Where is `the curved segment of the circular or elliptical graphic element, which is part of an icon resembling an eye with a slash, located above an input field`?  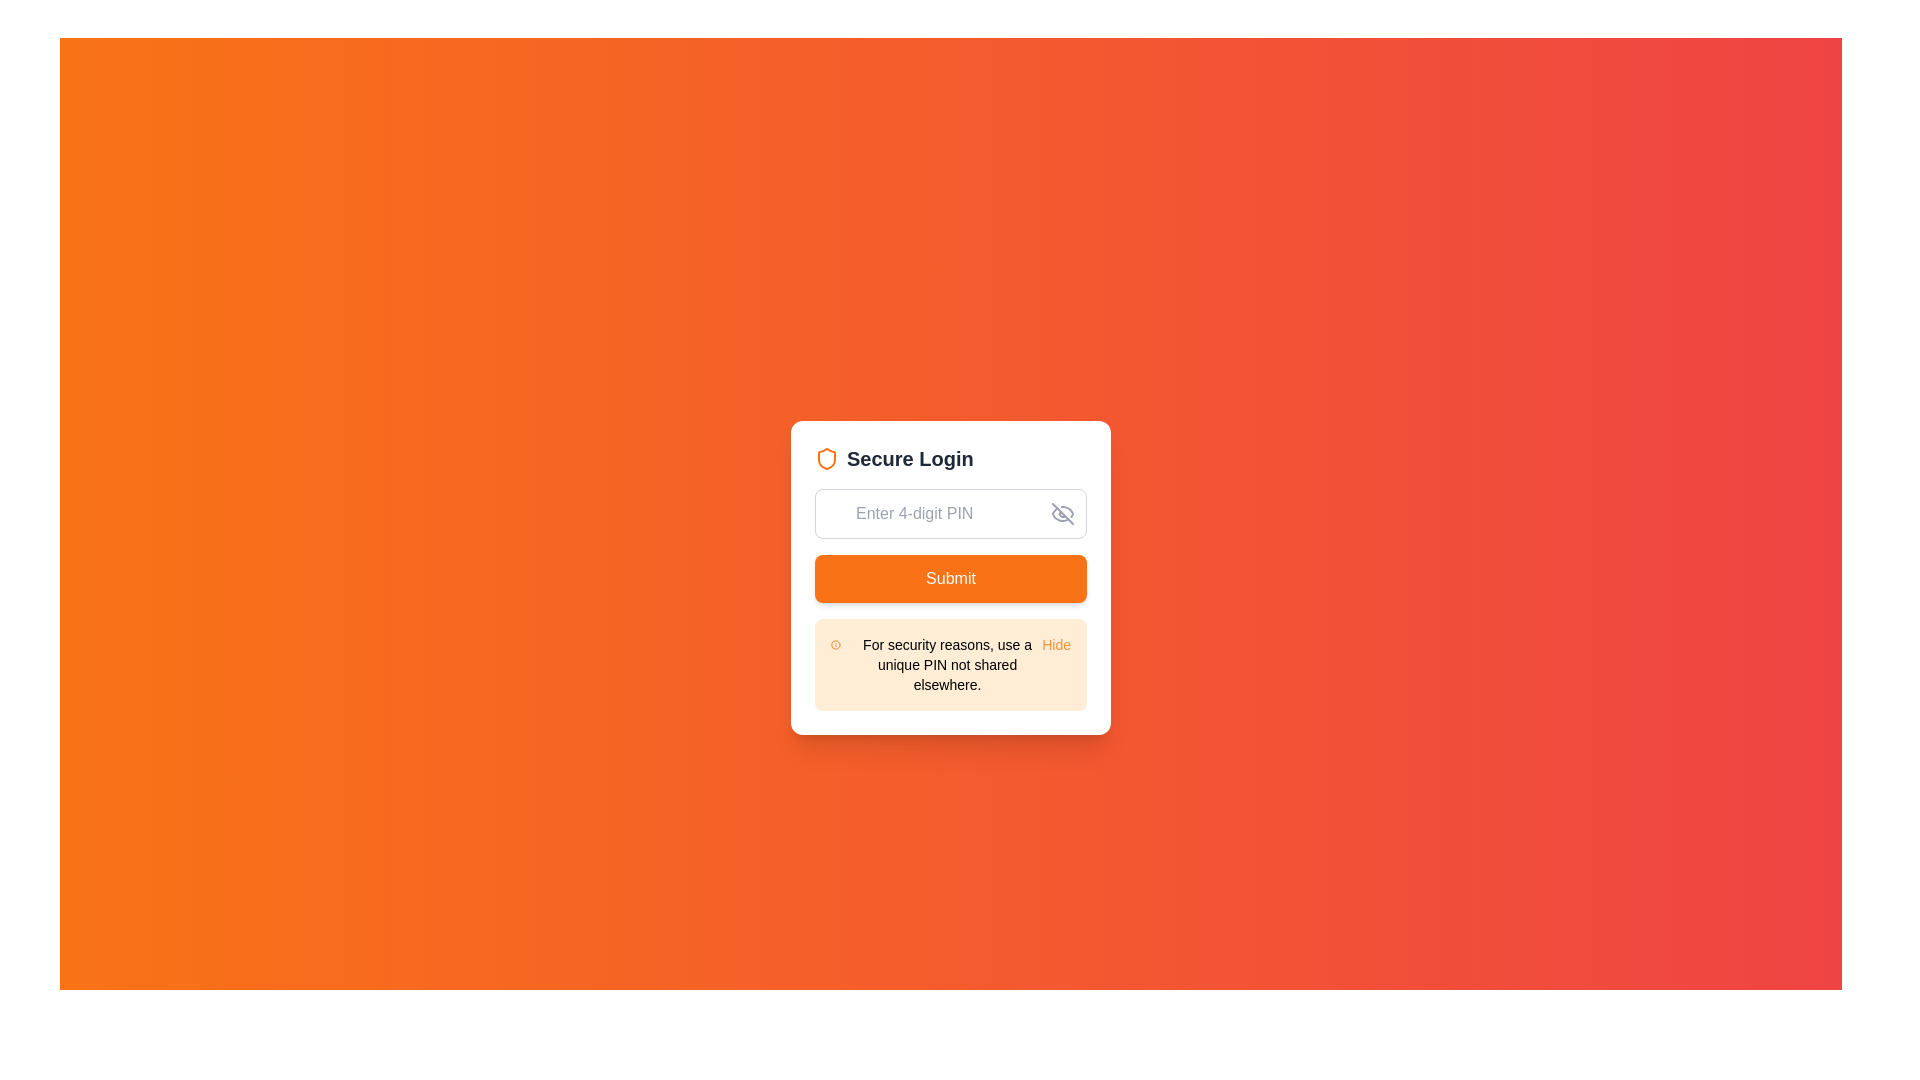
the curved segment of the circular or elliptical graphic element, which is part of an icon resembling an eye with a slash, located above an input field is located at coordinates (1059, 513).